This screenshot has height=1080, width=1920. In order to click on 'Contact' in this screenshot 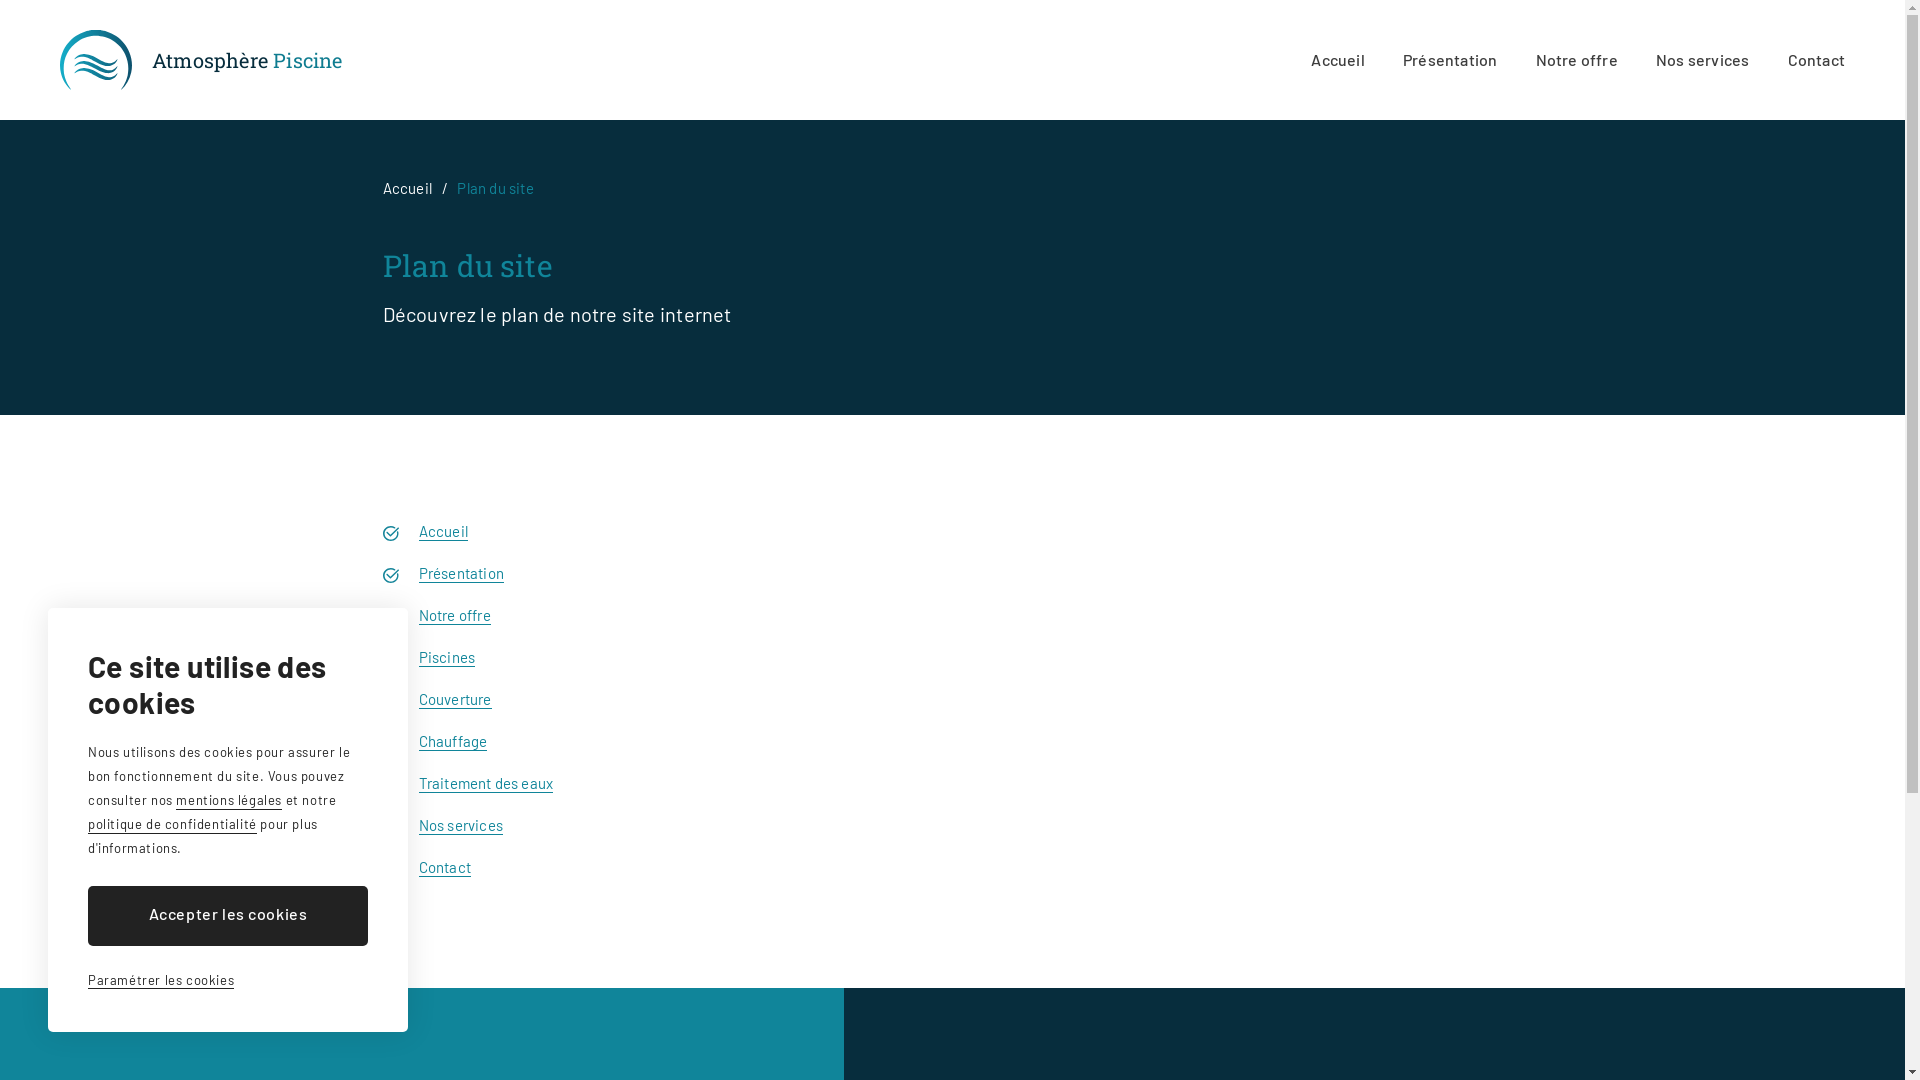, I will do `click(443, 866)`.